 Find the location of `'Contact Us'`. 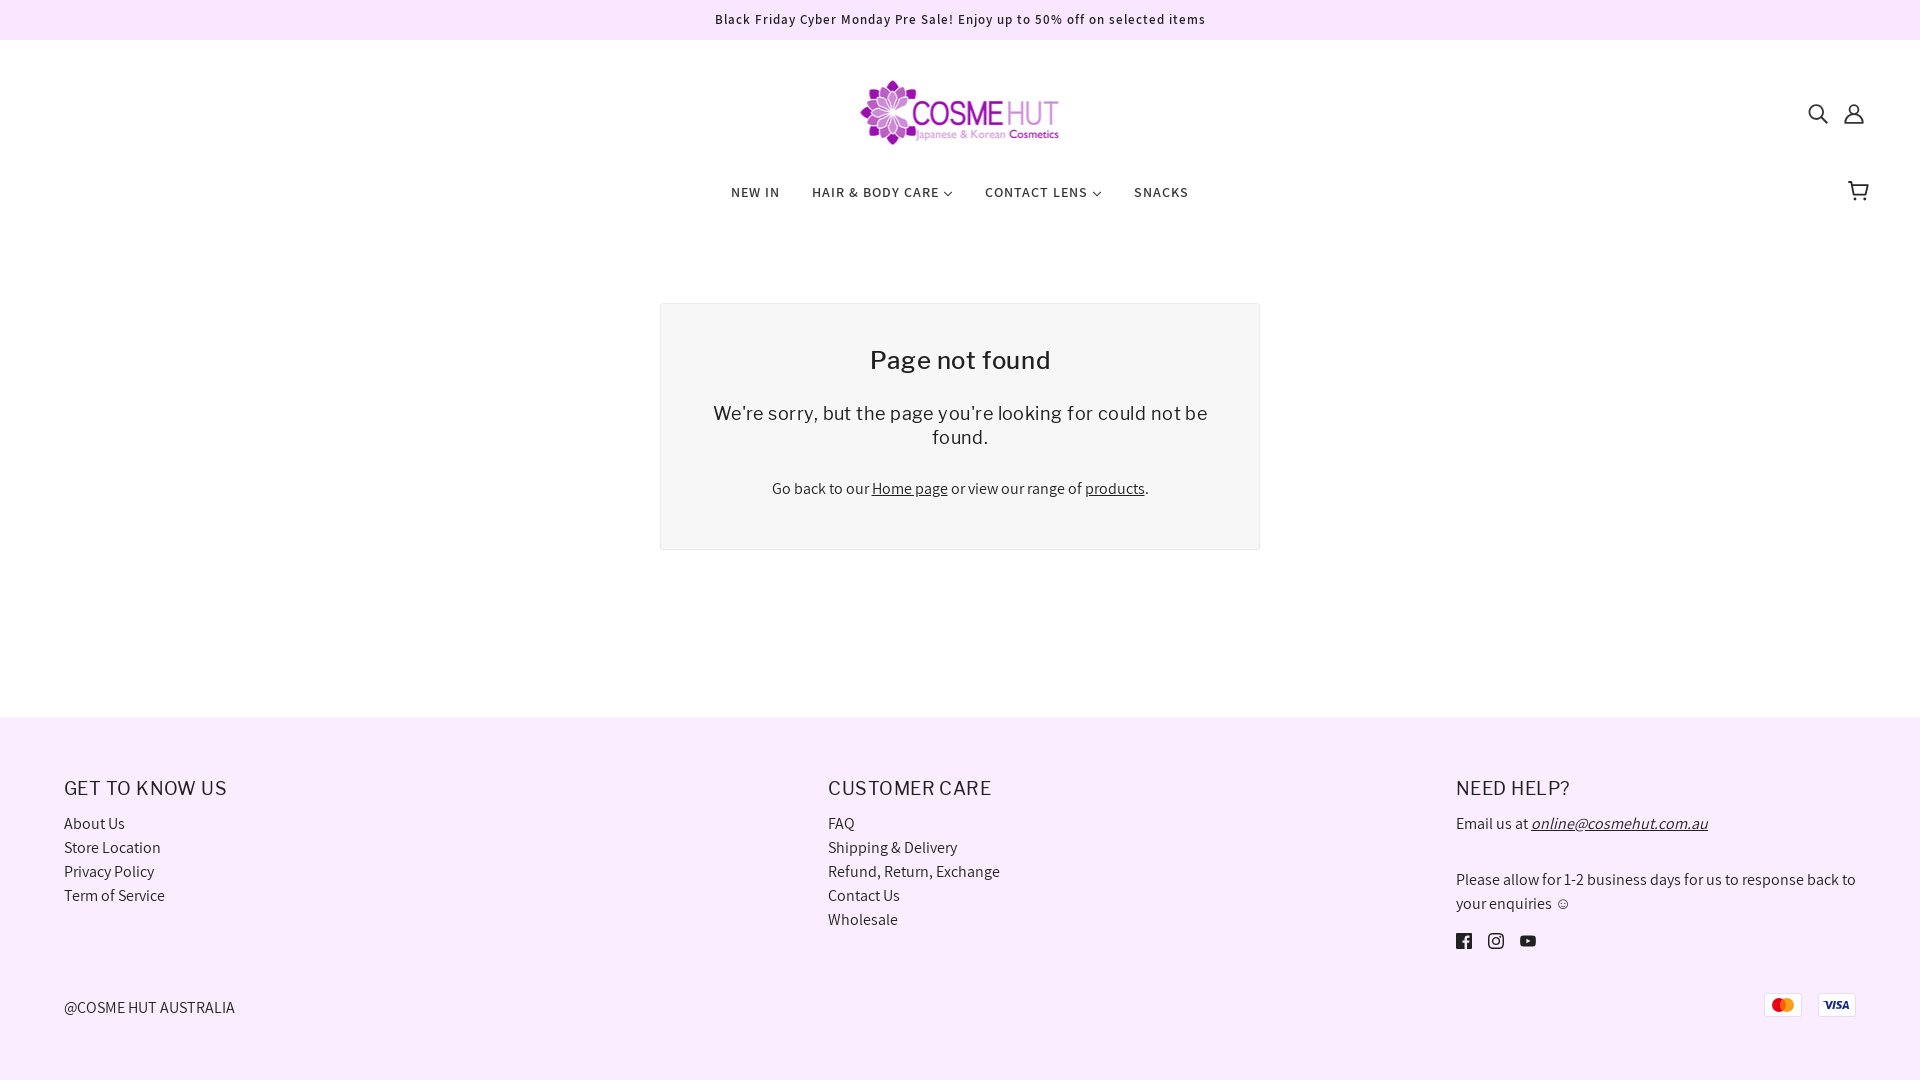

'Contact Us' is located at coordinates (864, 894).